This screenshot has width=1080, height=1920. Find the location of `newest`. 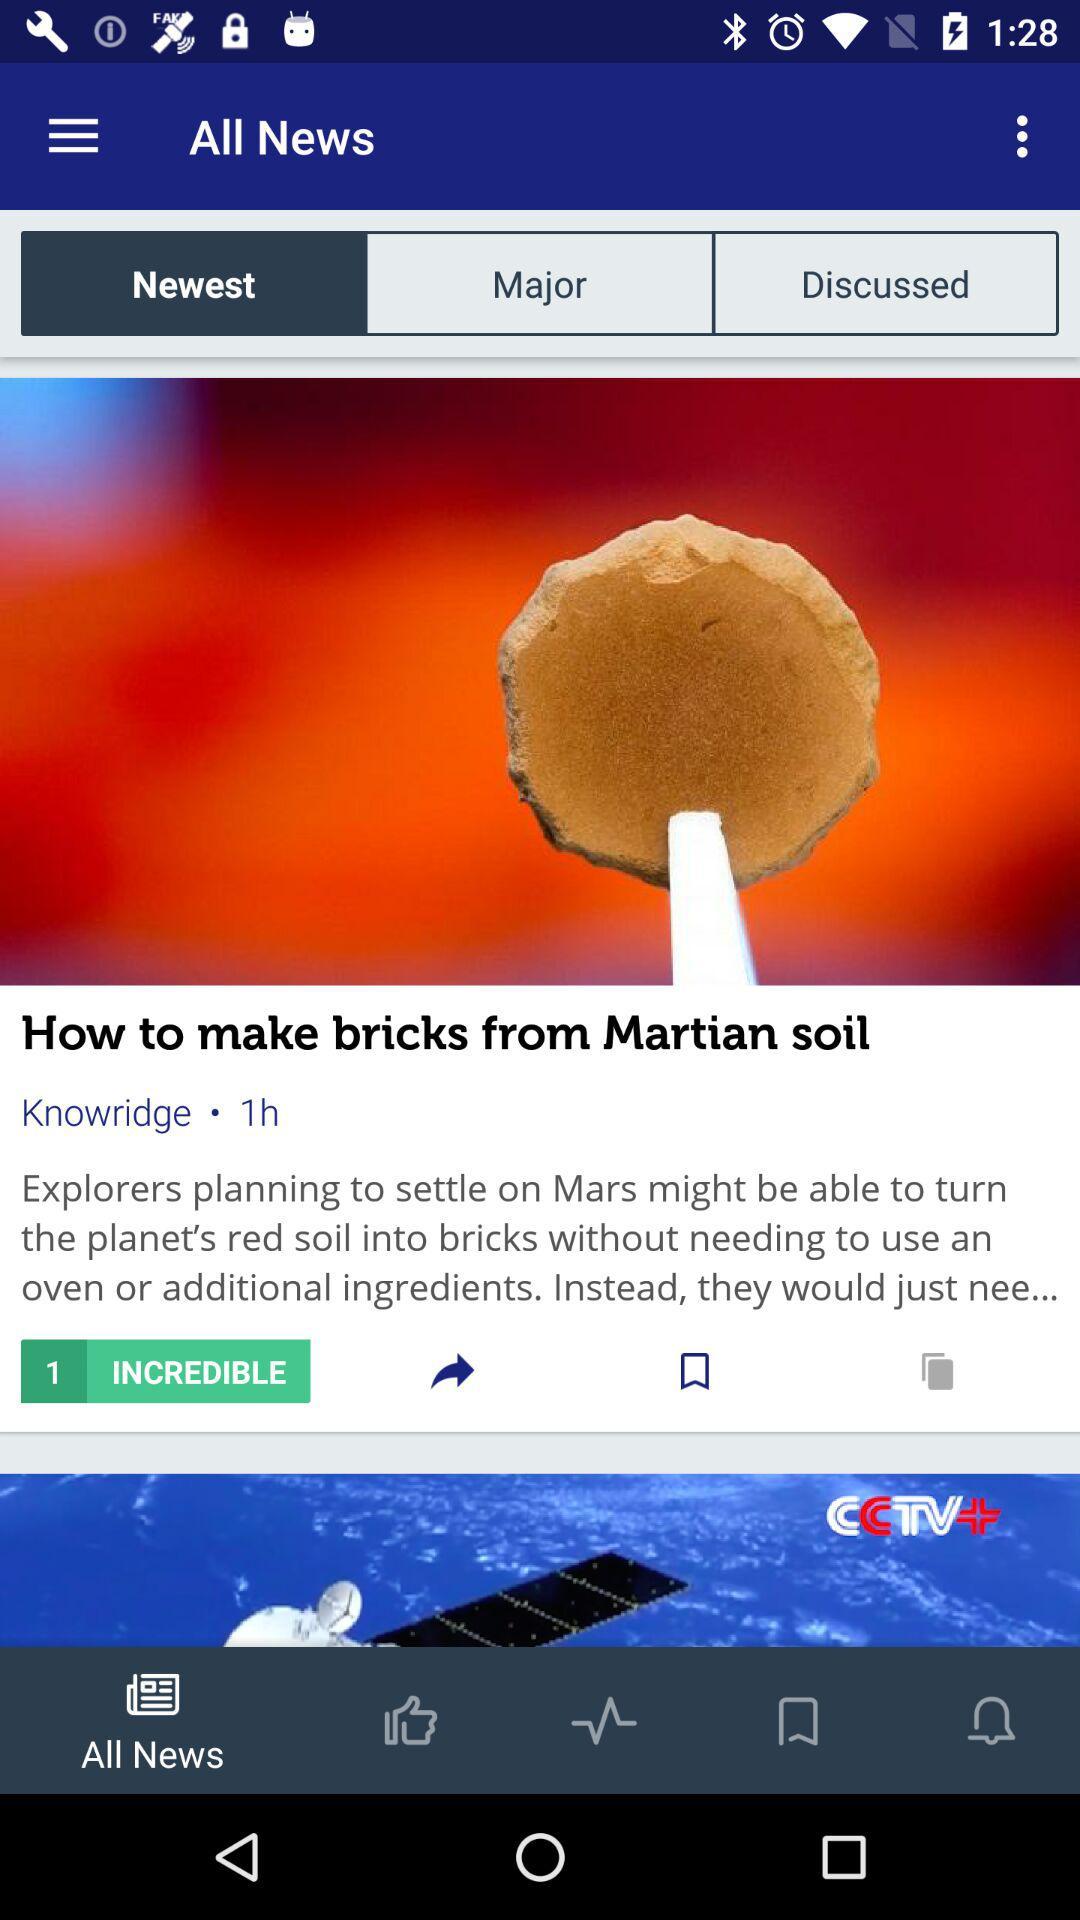

newest is located at coordinates (193, 282).